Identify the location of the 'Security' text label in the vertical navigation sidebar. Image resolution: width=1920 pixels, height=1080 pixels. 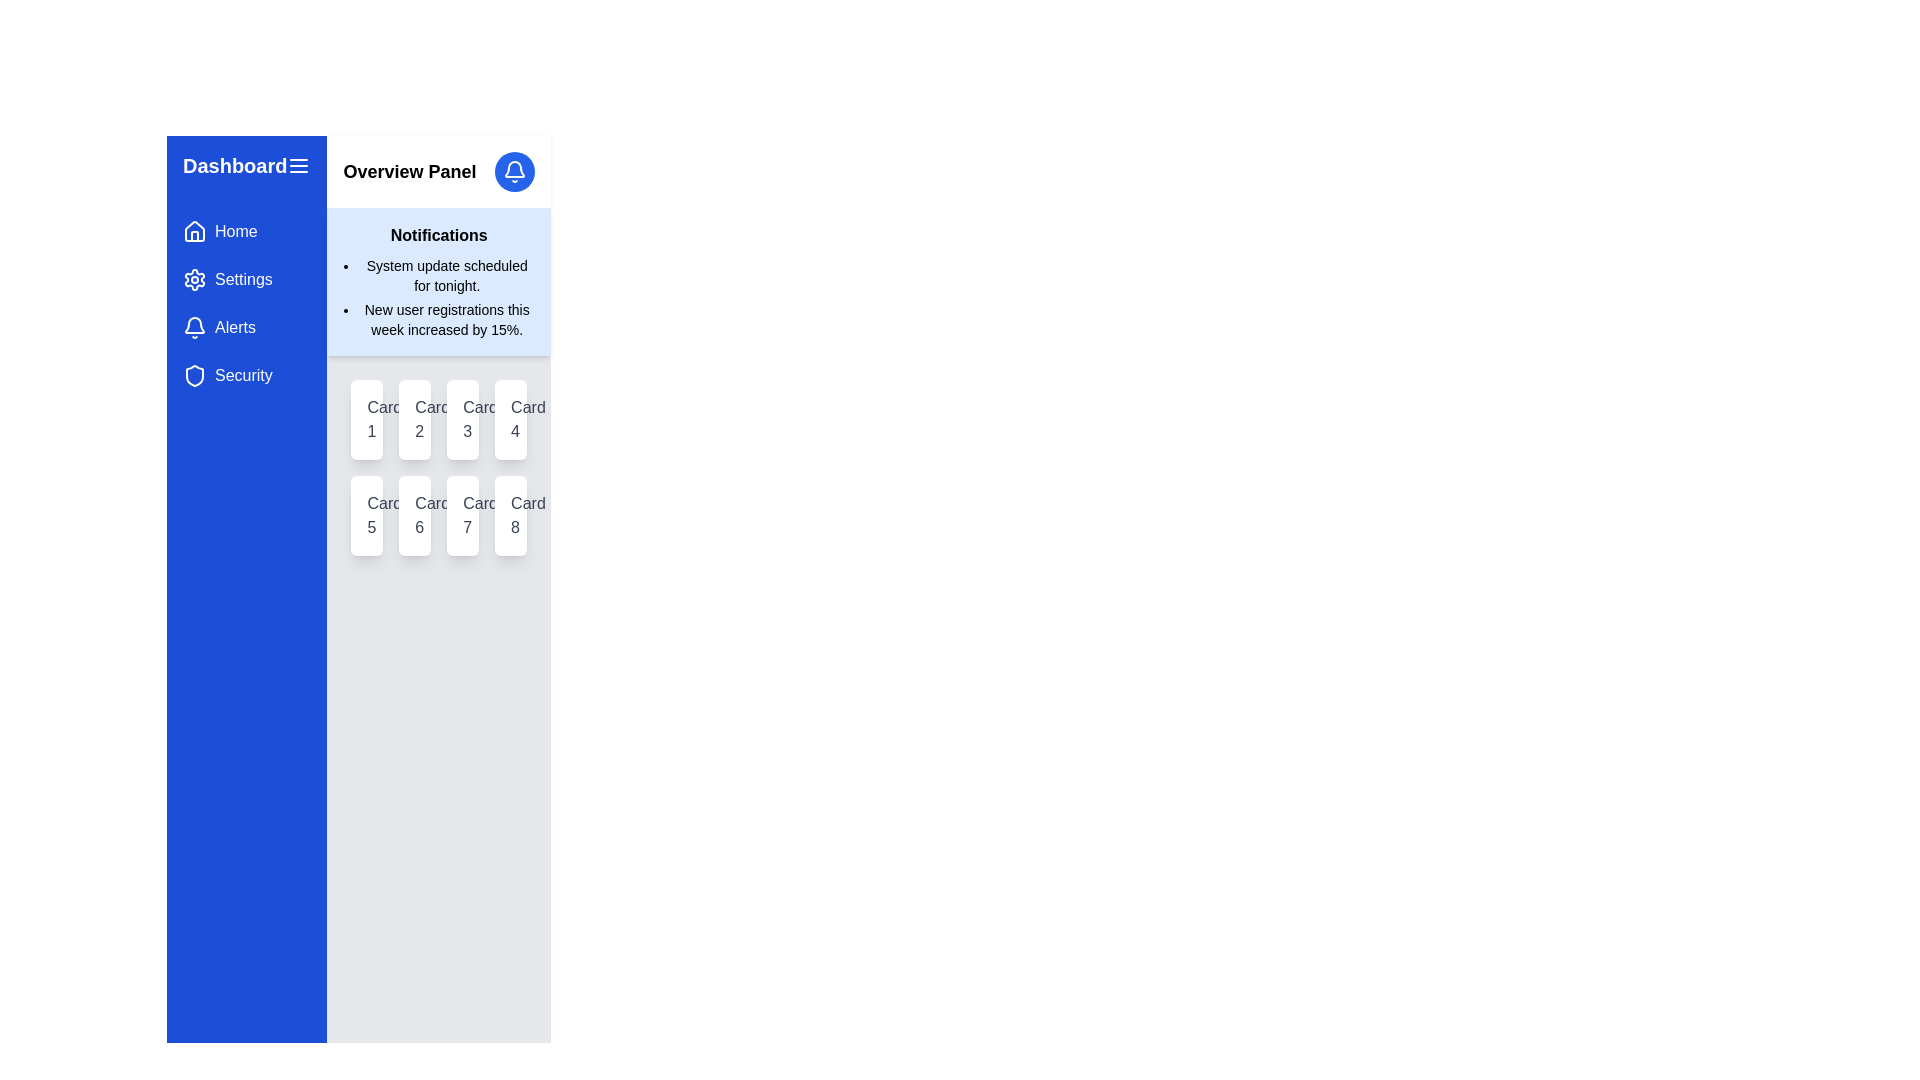
(242, 375).